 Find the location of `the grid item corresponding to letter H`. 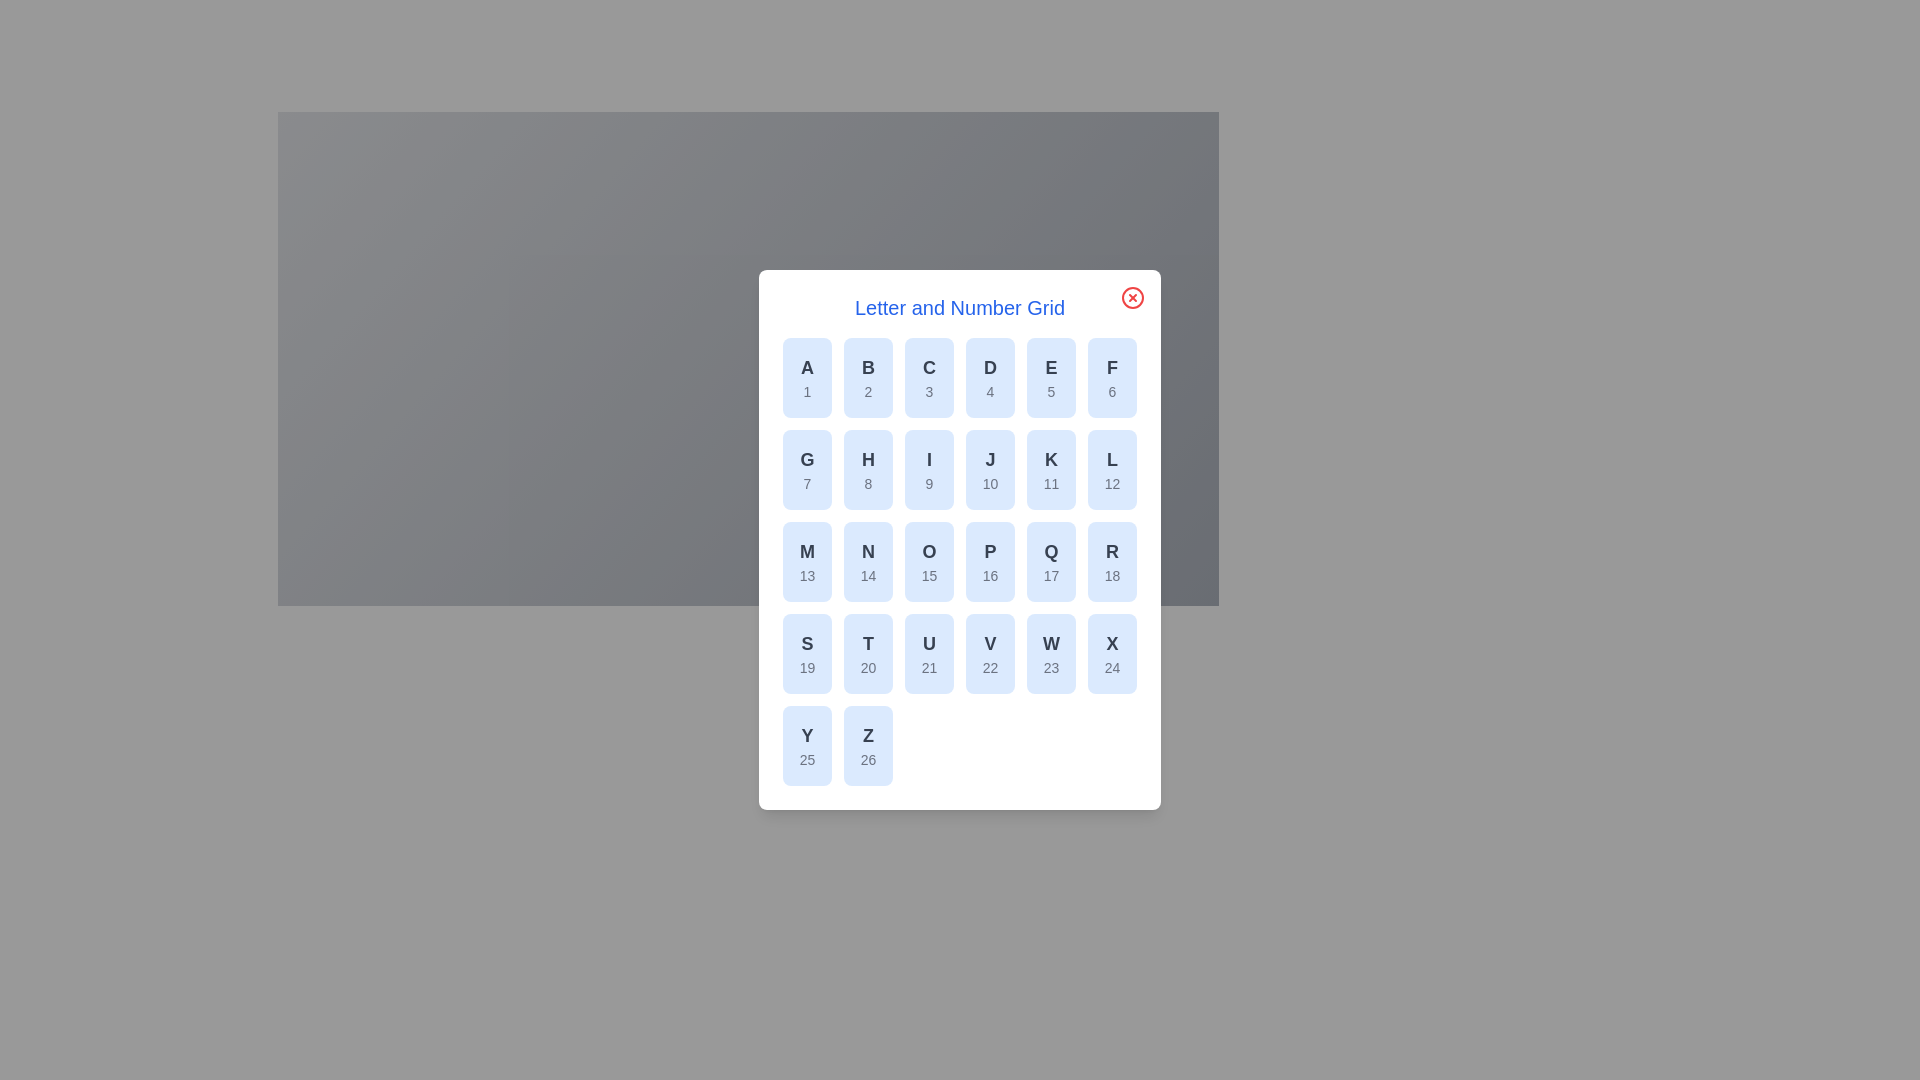

the grid item corresponding to letter H is located at coordinates (868, 470).